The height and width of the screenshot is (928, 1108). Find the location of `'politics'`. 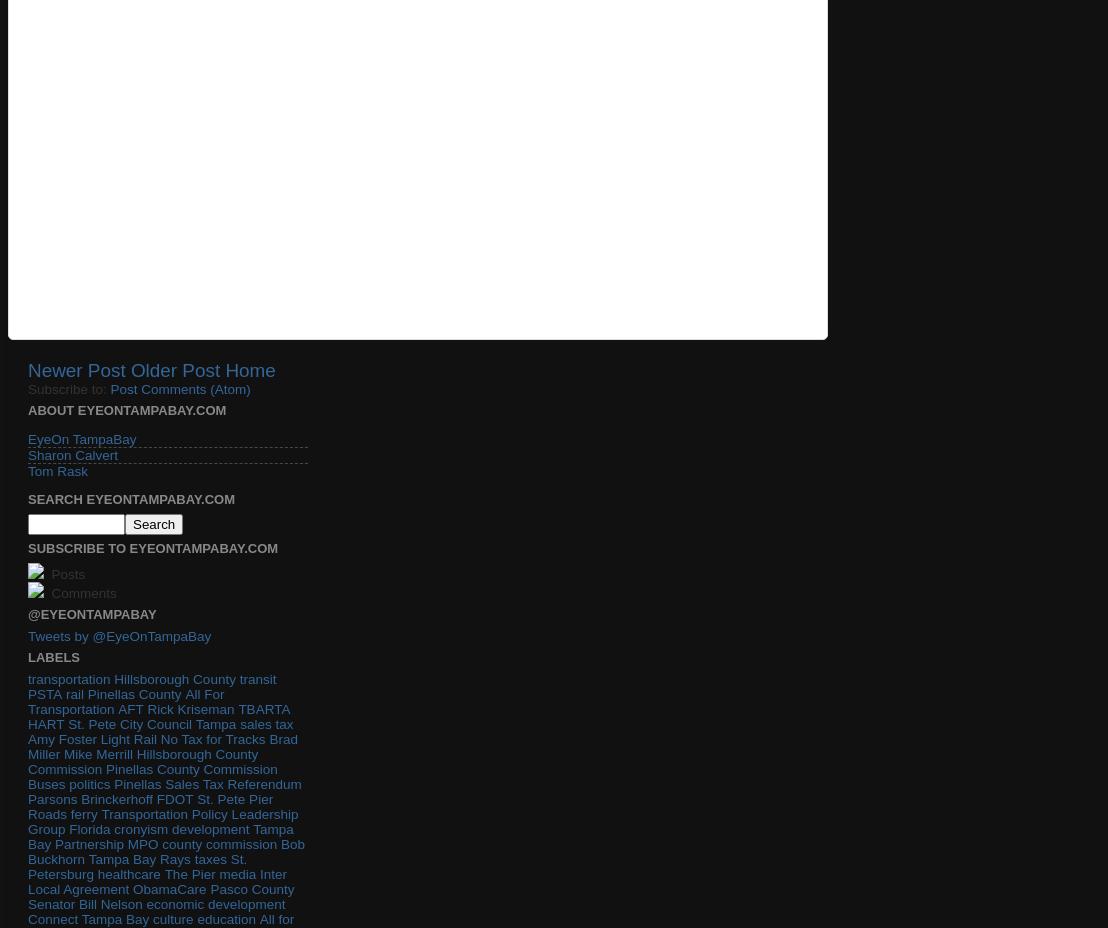

'politics' is located at coordinates (88, 782).